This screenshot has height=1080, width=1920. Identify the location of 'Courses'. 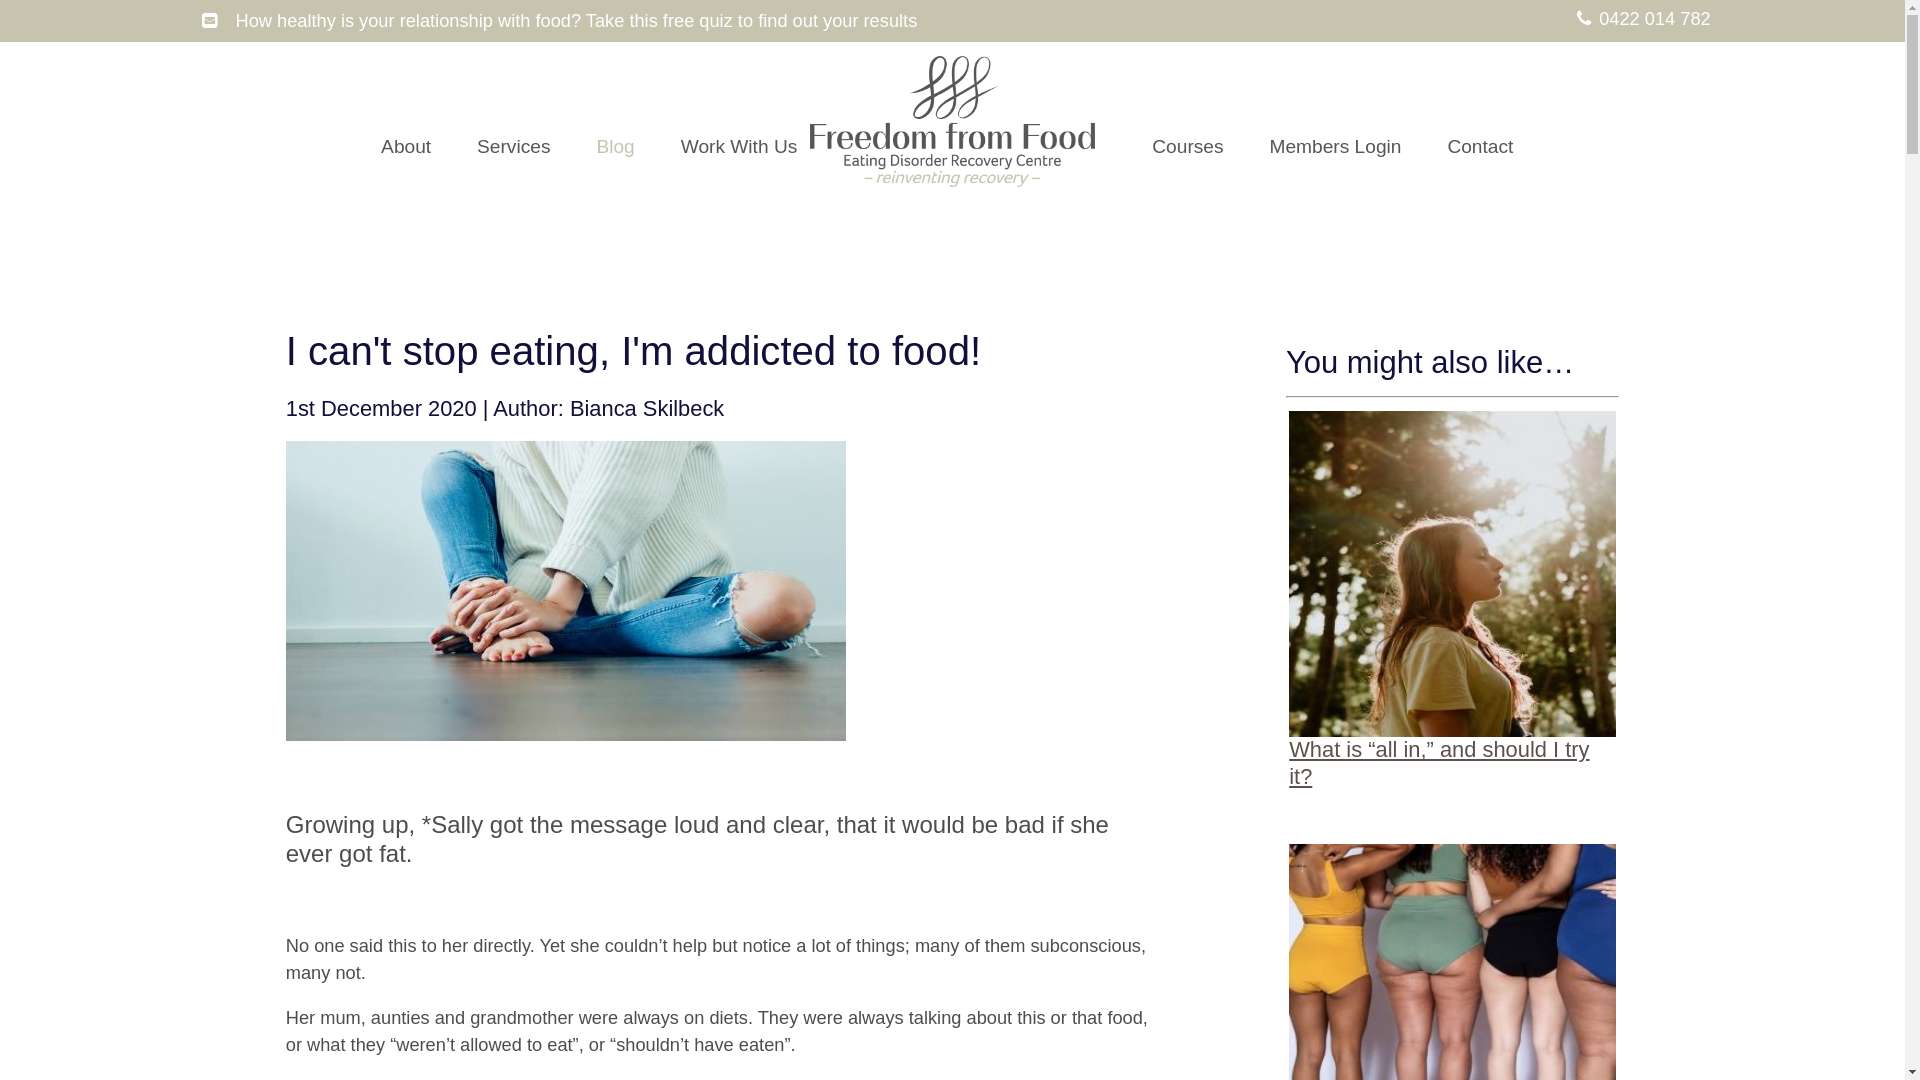
(1187, 146).